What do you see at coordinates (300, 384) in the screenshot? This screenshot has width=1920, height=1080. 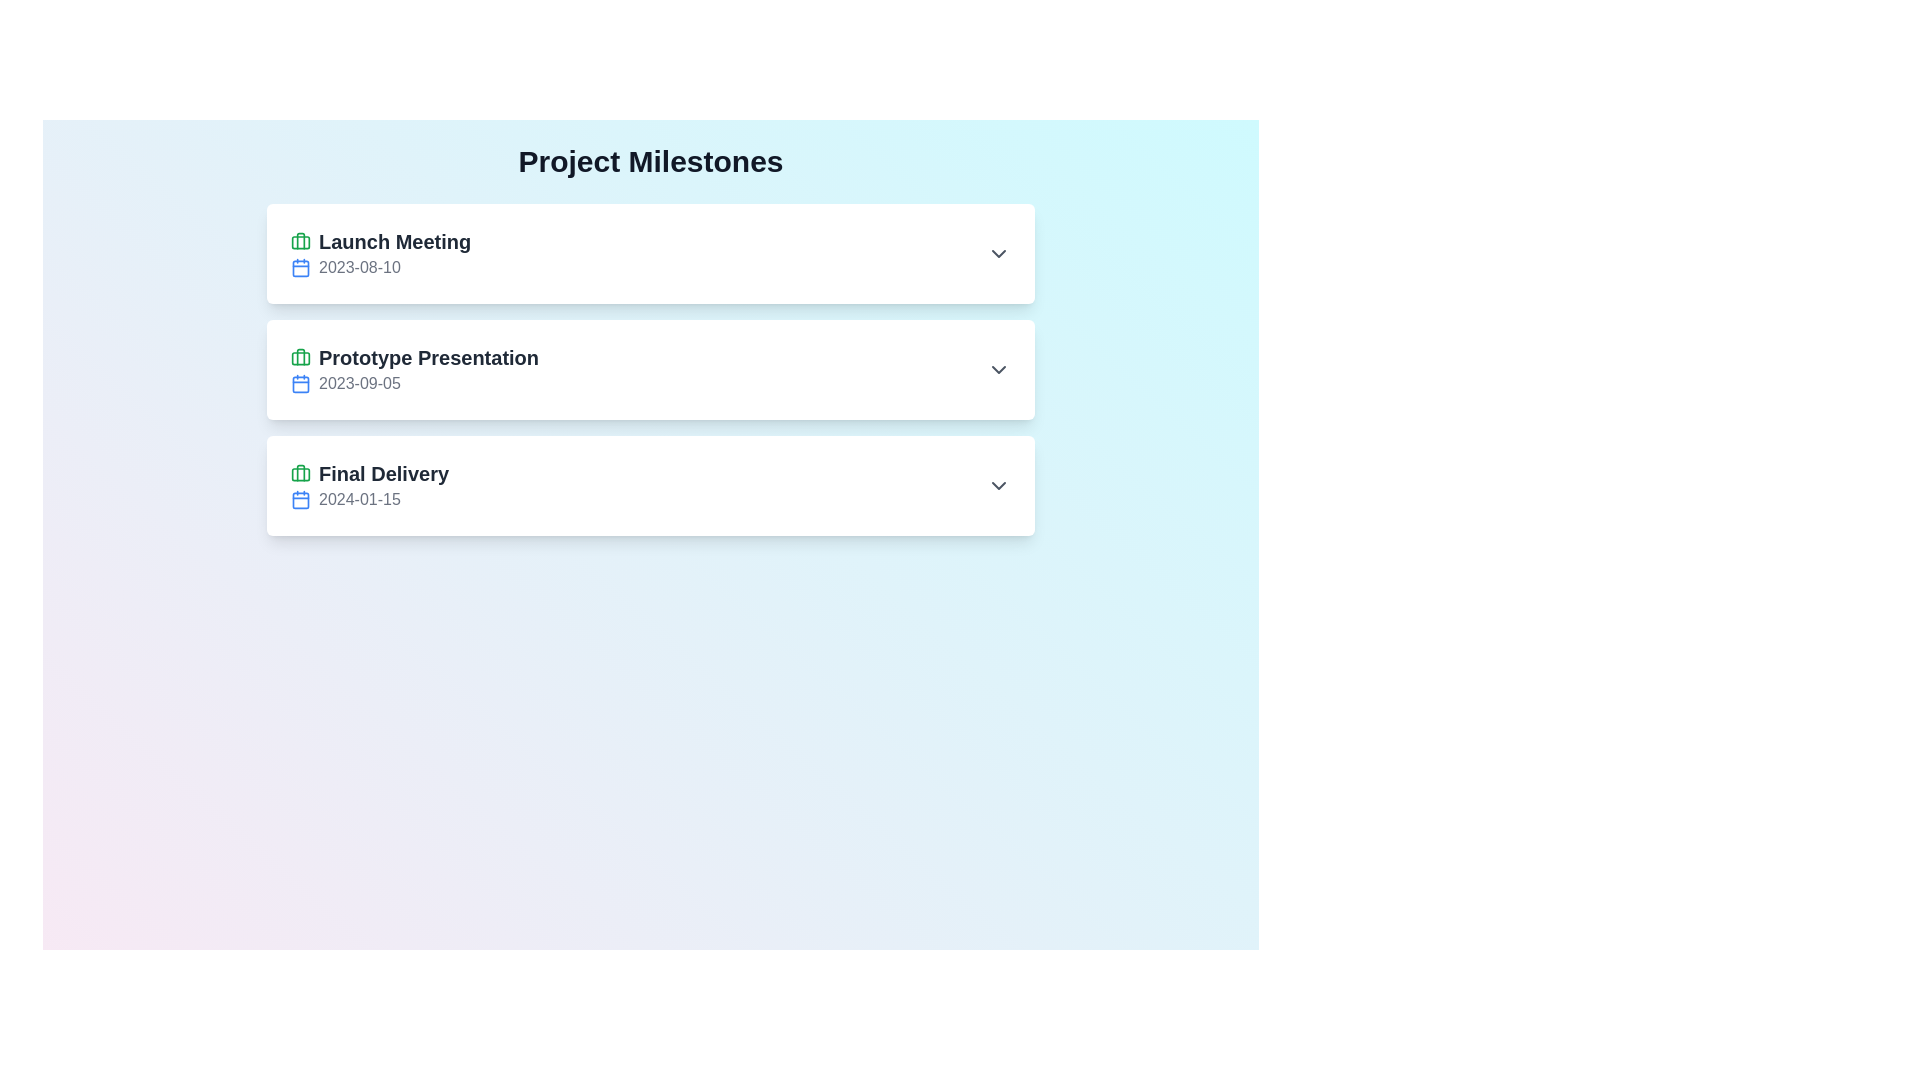 I see `the decorative visual element within the calendar icon, which is part of the second milestone item titled 'Prototype Presentation', located on the left side of the text and aligned with the event date description` at bounding box center [300, 384].